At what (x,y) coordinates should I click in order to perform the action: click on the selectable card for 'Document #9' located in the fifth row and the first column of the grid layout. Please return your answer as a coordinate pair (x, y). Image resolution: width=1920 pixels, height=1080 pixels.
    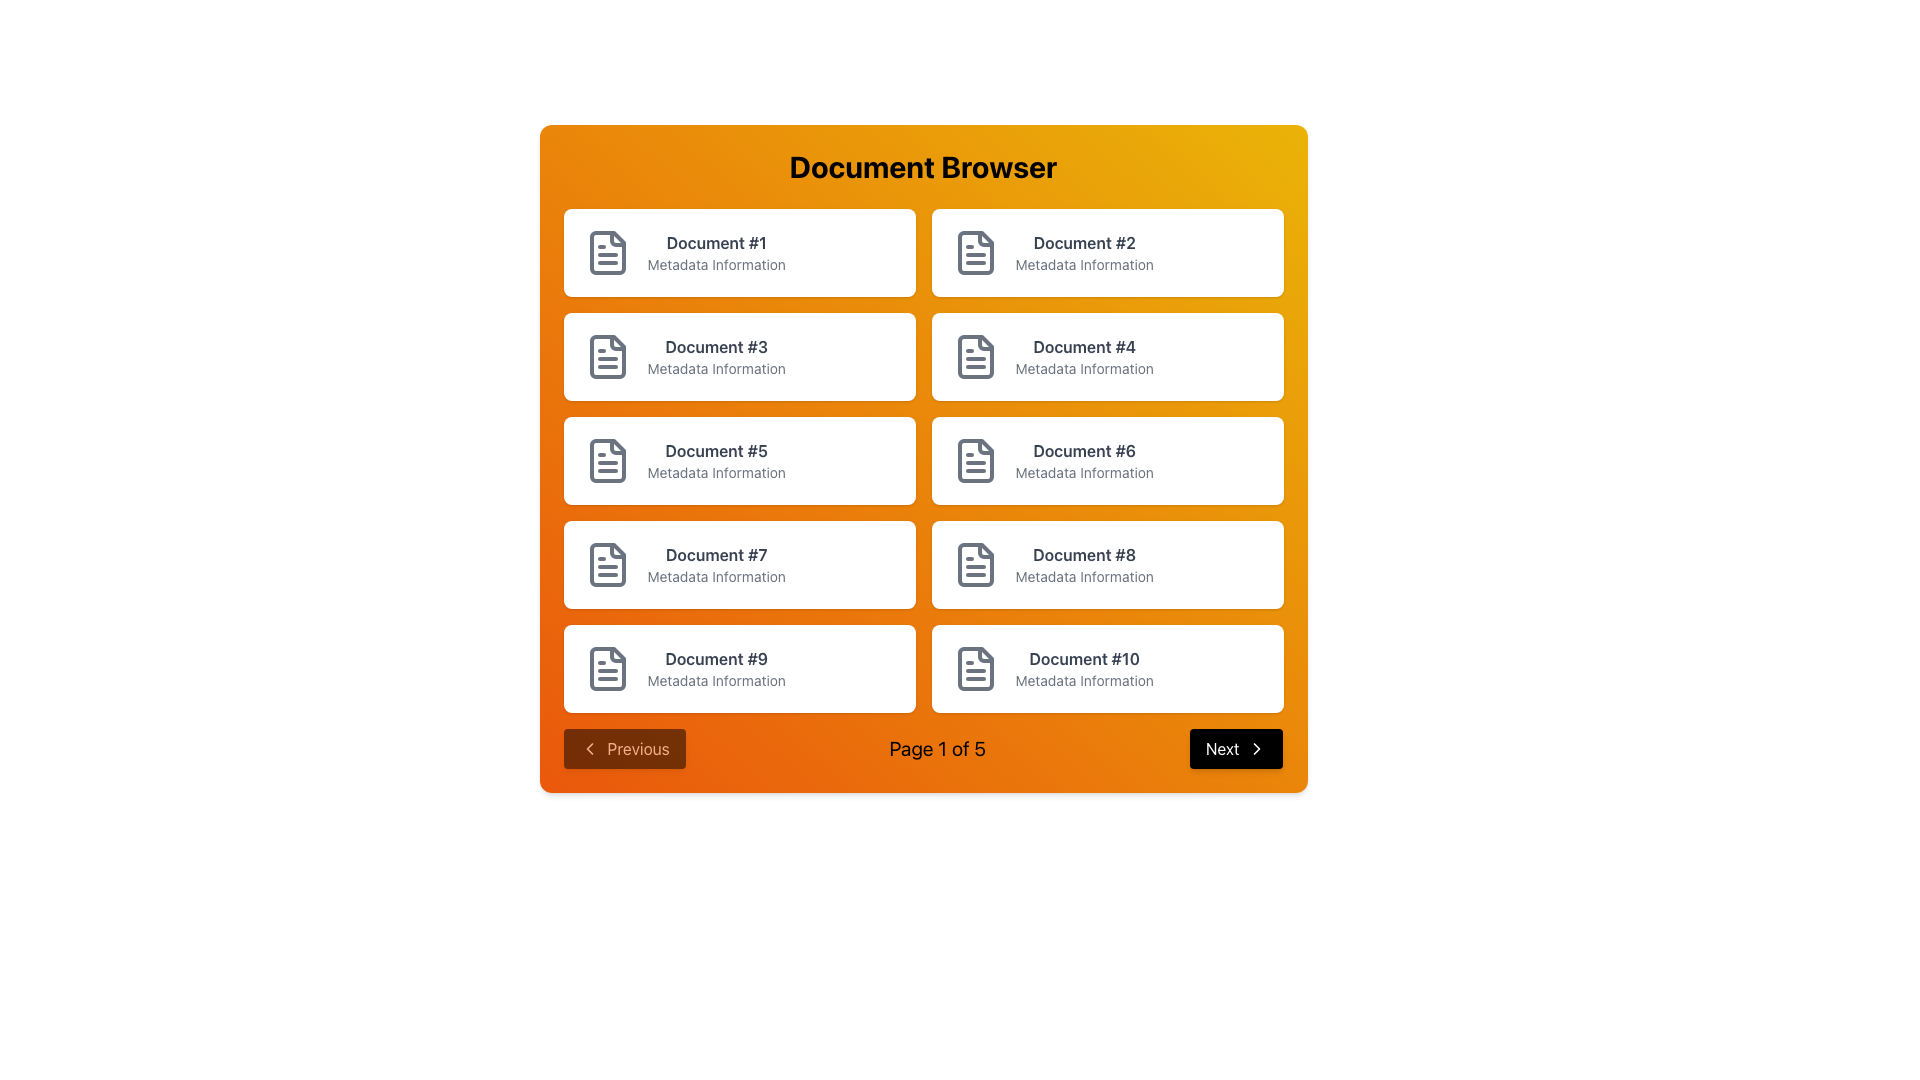
    Looking at the image, I should click on (738, 668).